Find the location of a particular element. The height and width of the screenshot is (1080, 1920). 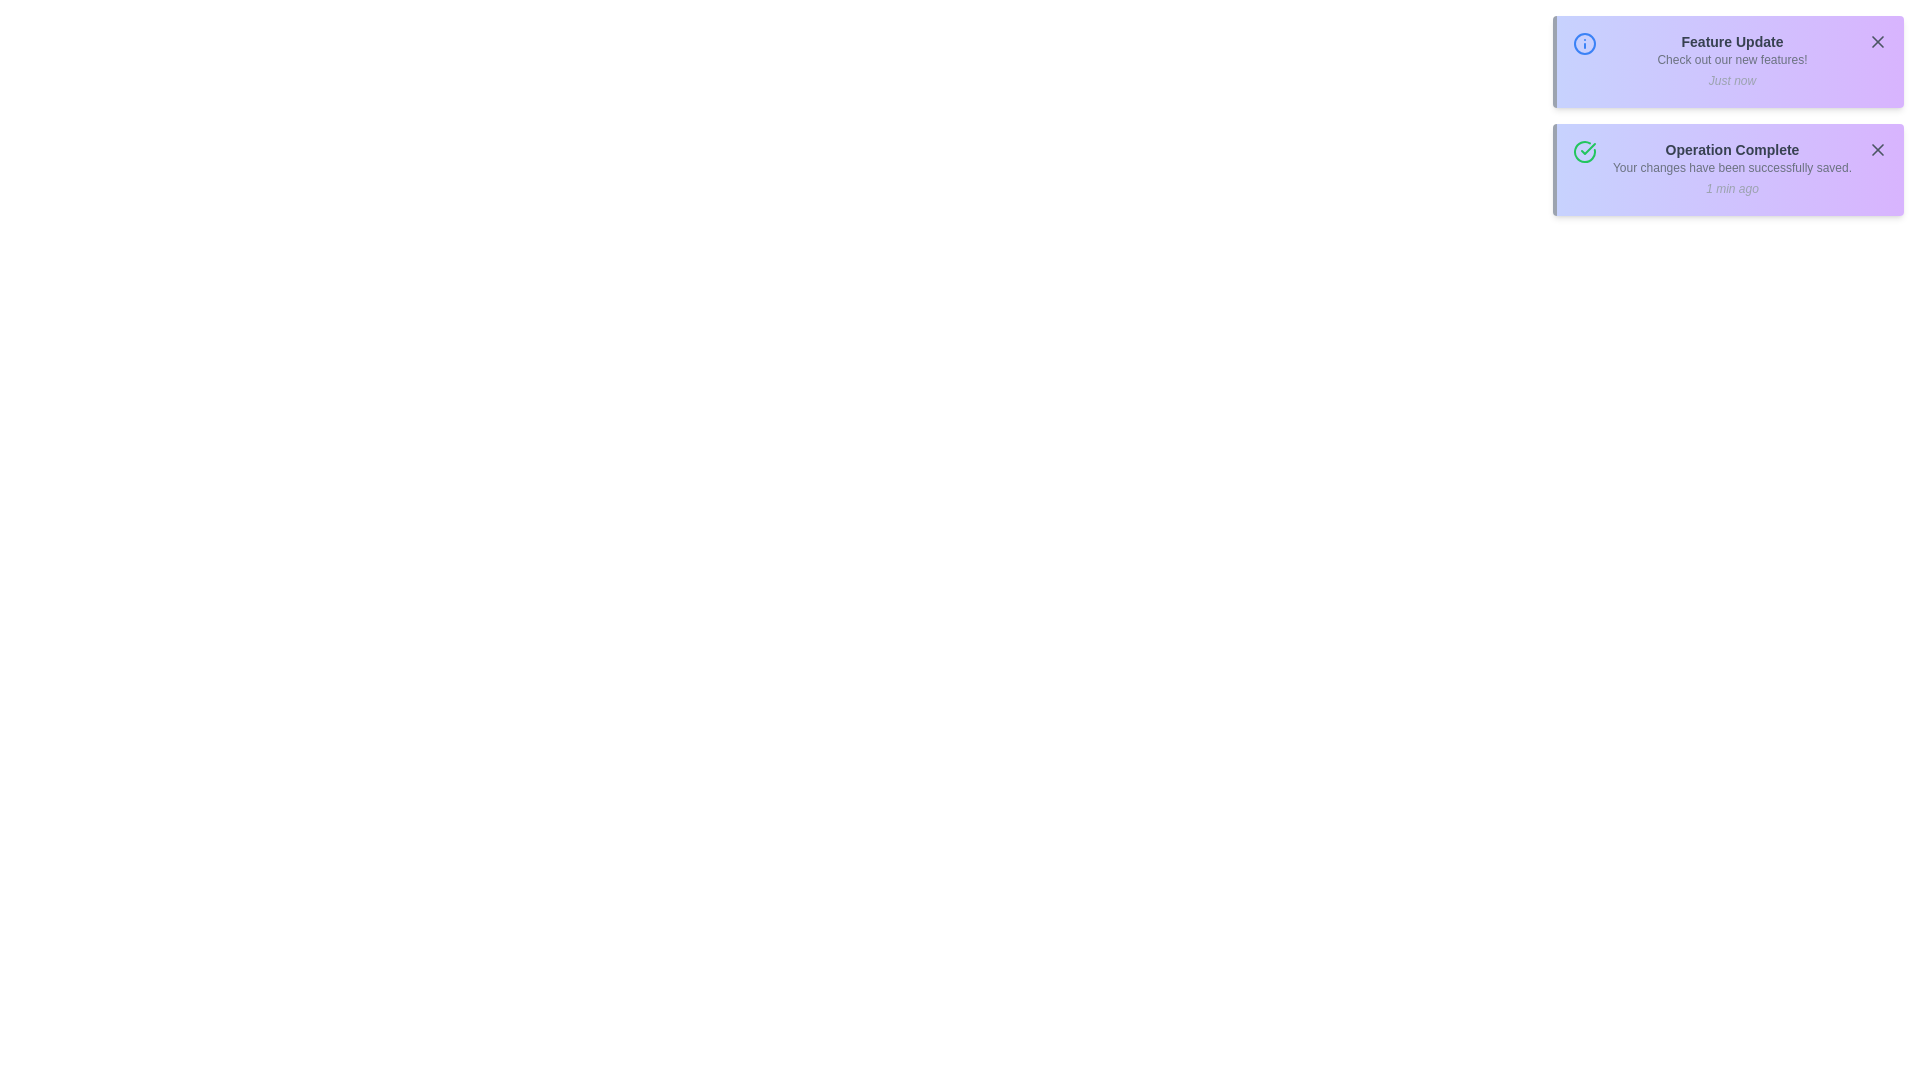

the notification icon for information type is located at coordinates (1583, 43).